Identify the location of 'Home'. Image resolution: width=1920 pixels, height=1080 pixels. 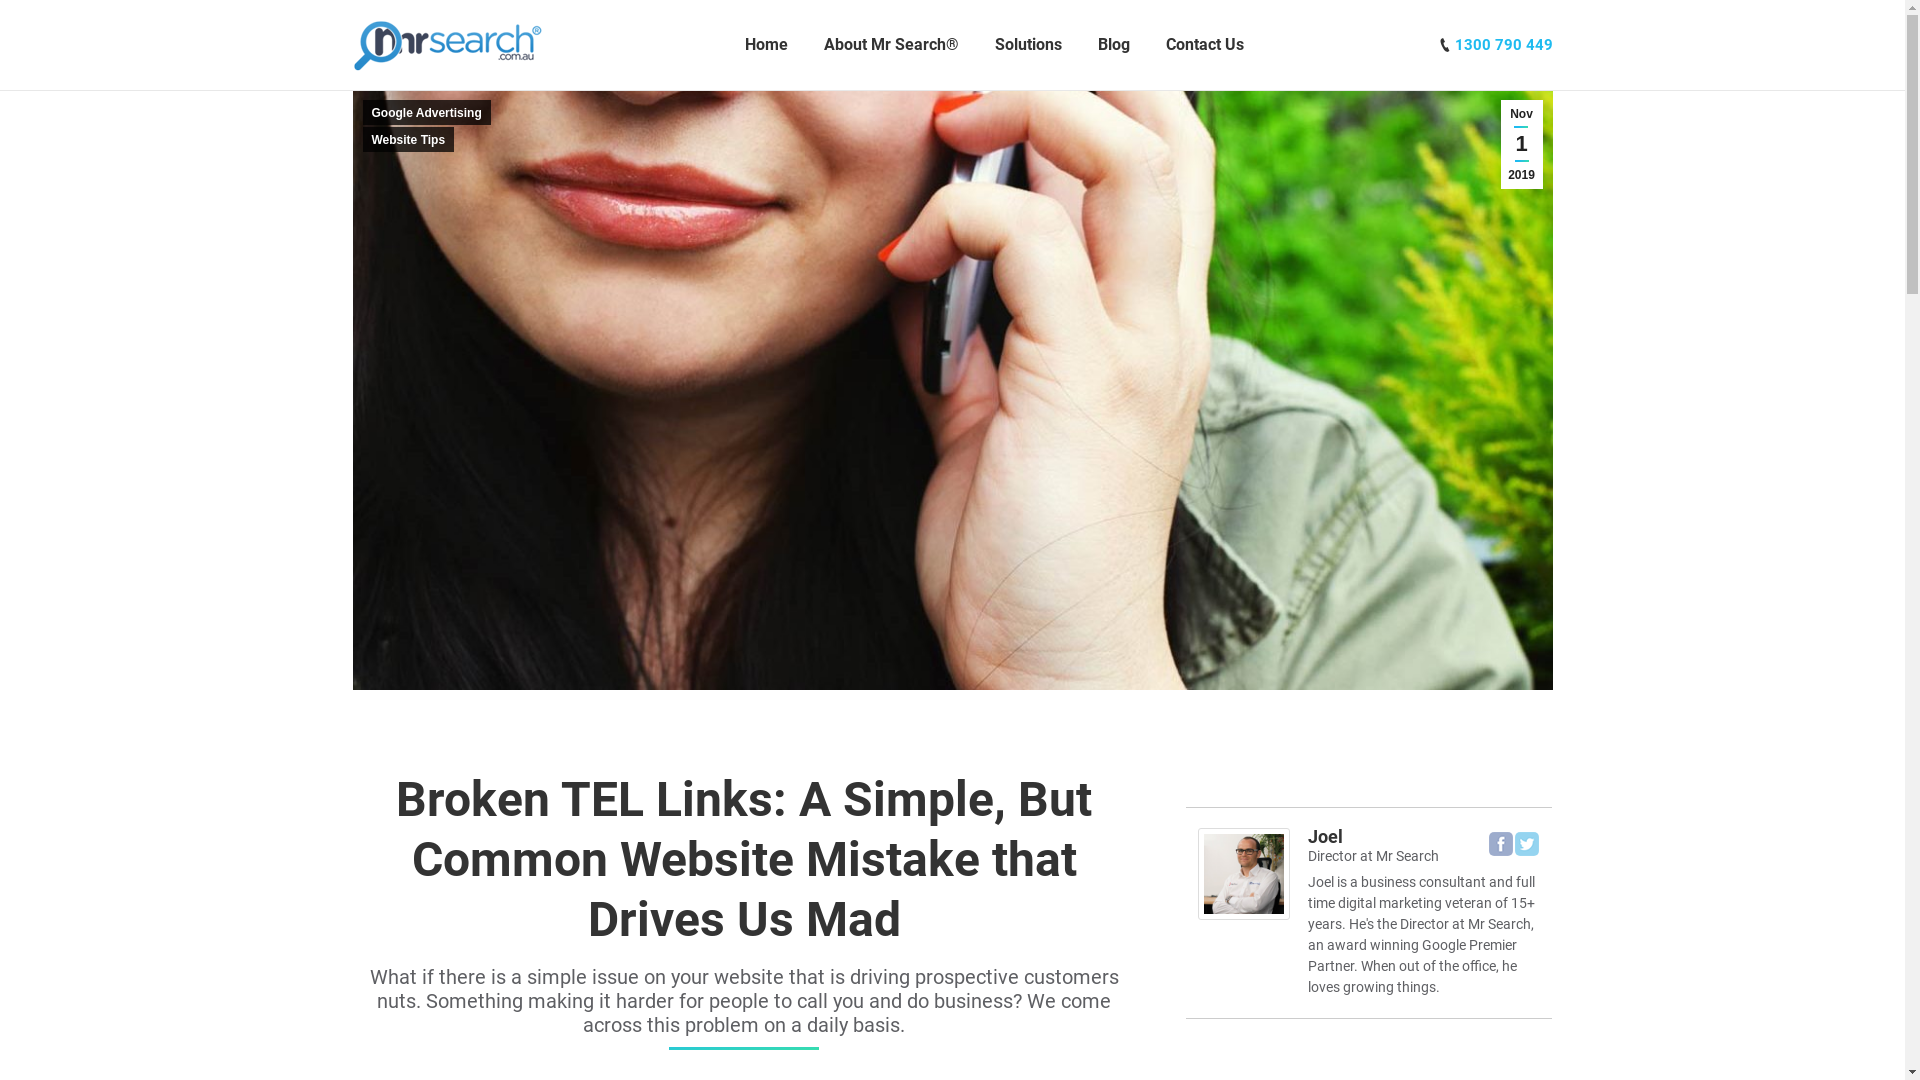
(739, 45).